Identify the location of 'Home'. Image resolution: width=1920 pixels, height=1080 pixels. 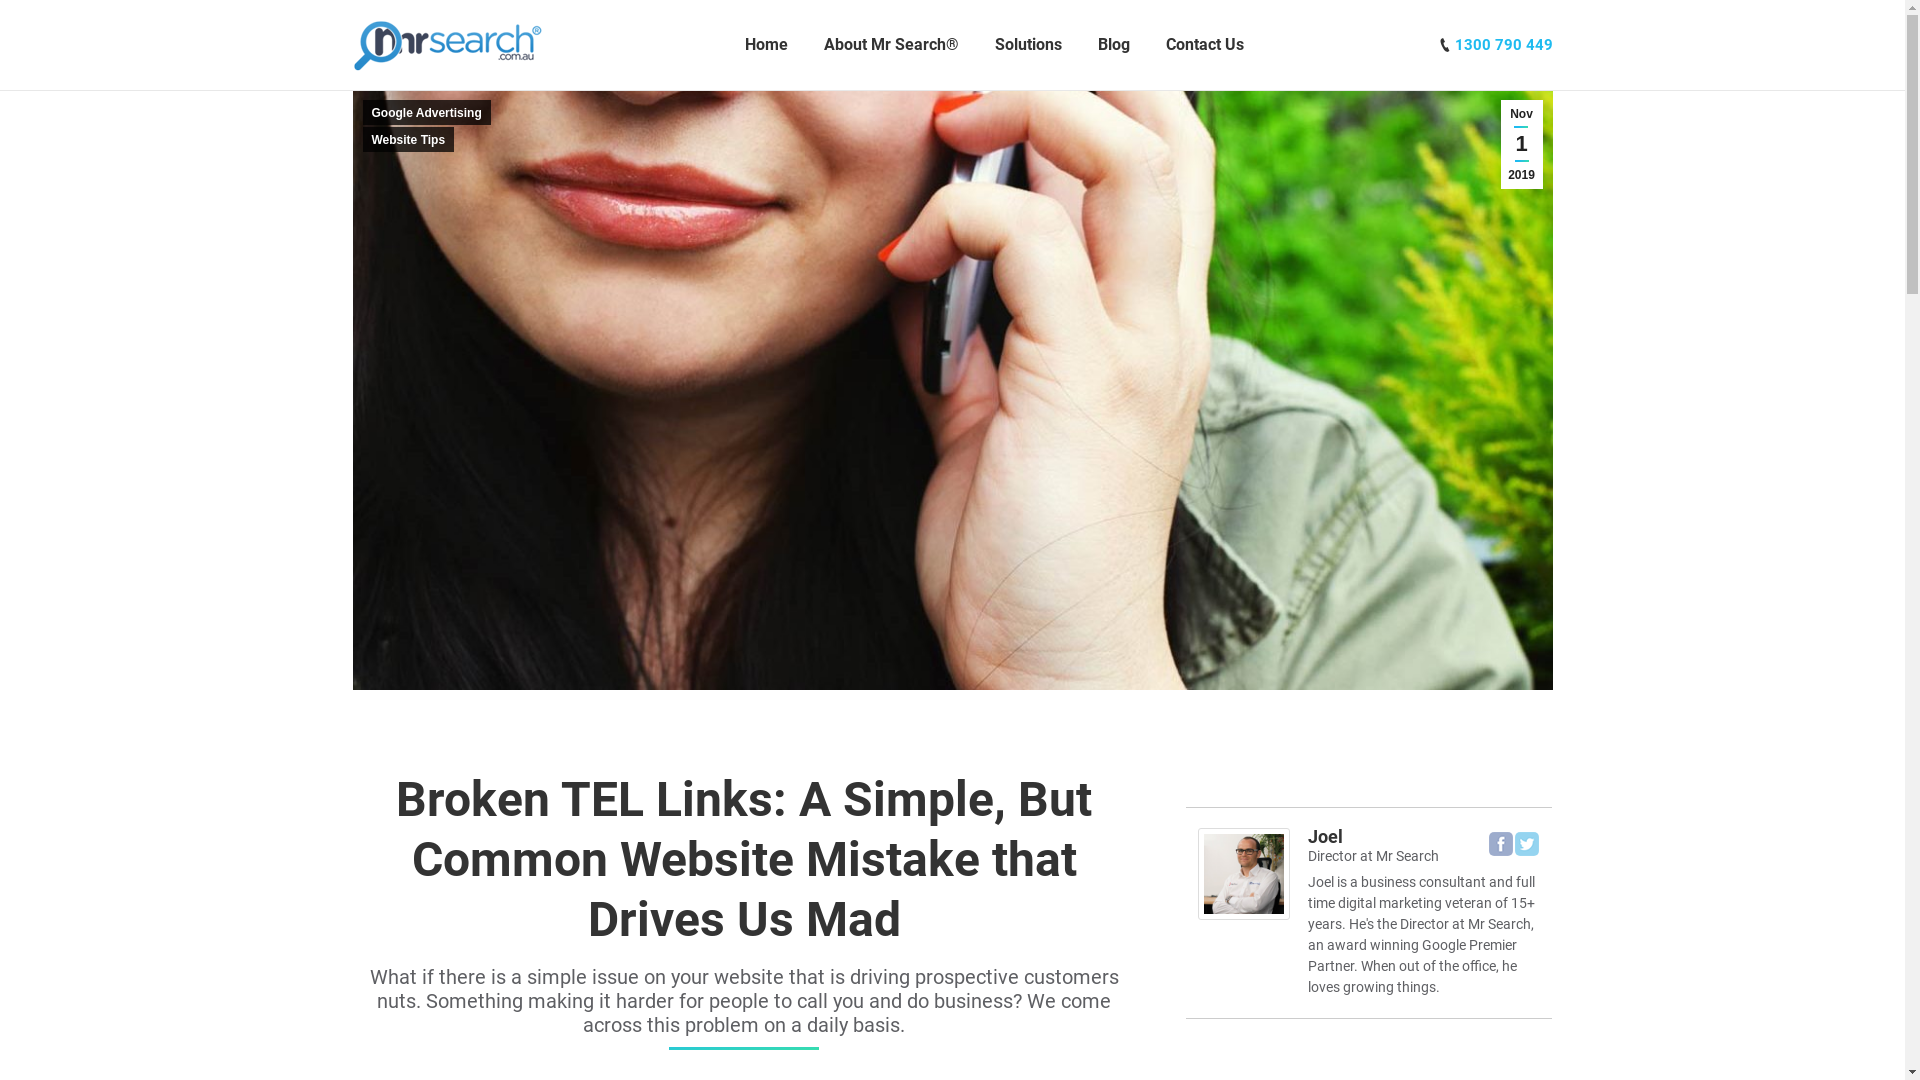
(739, 45).